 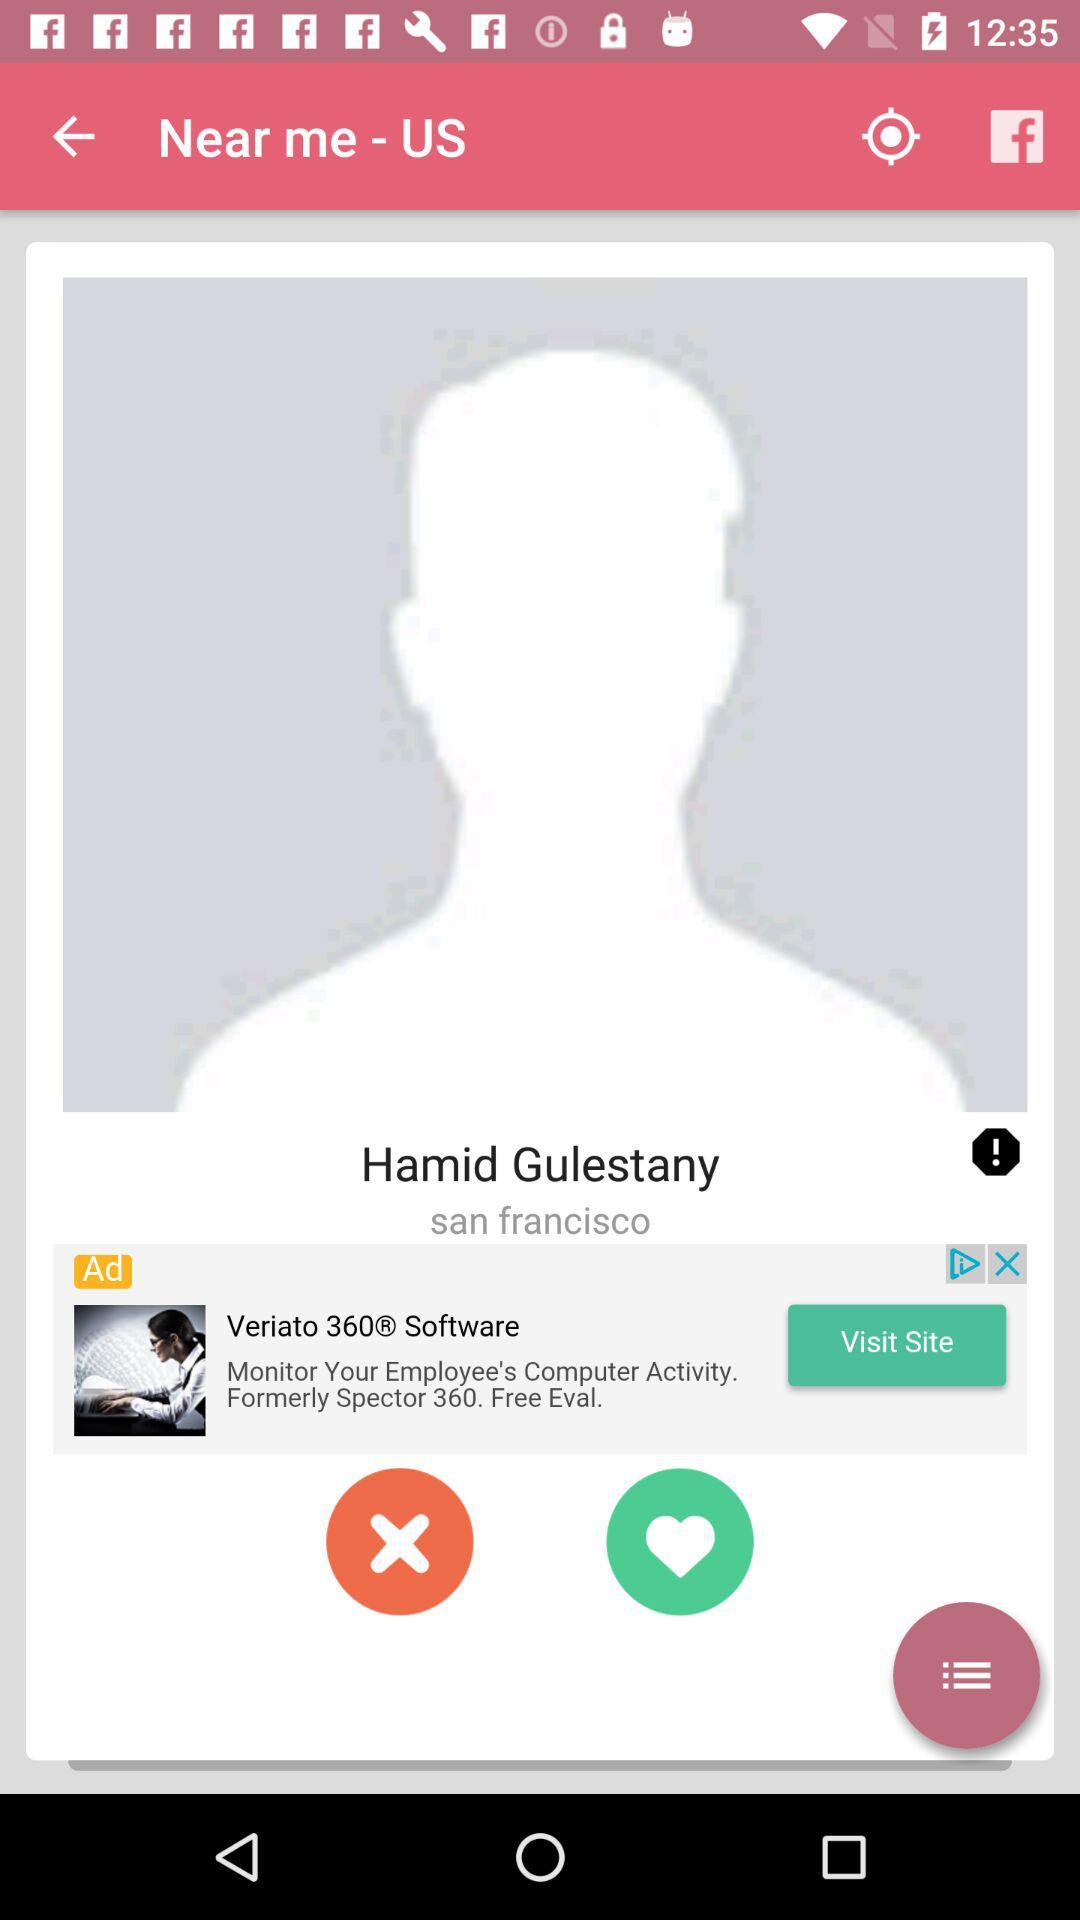 I want to click on likes option, so click(x=678, y=1540).